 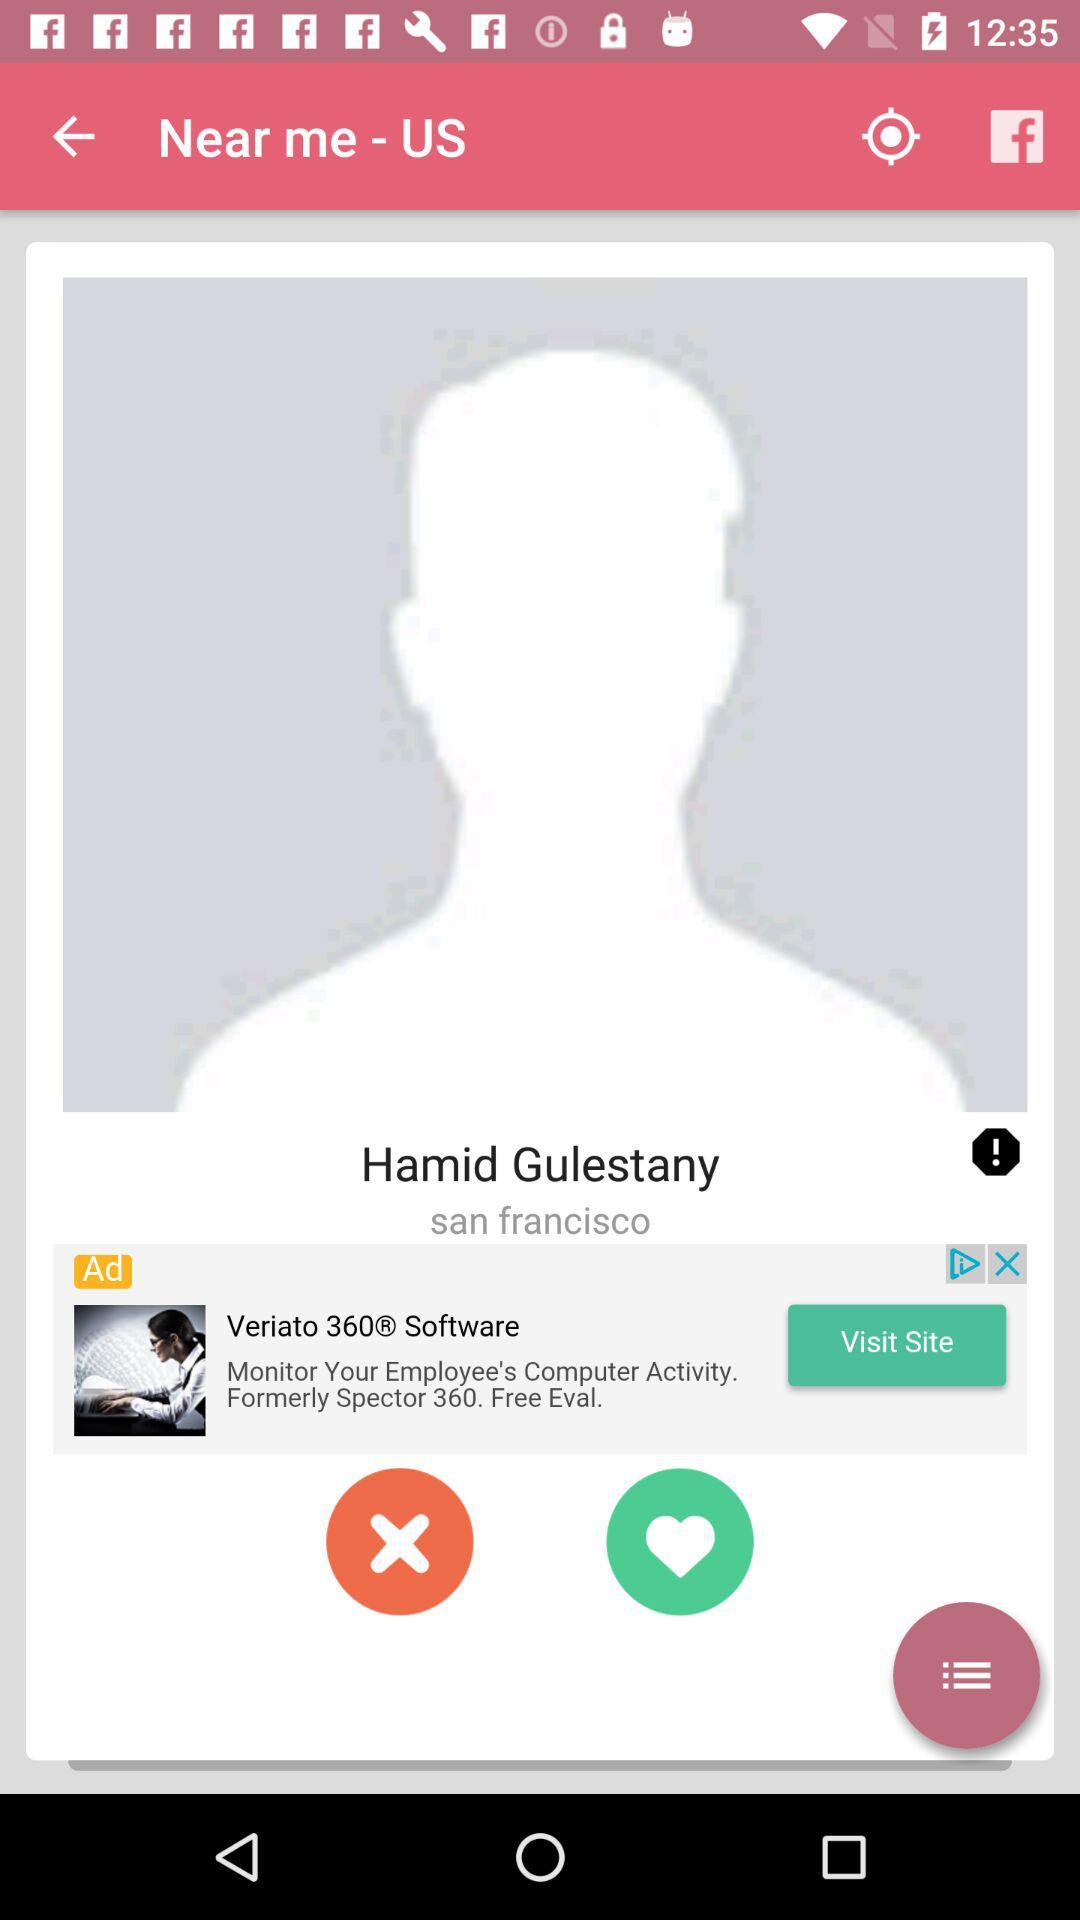 I want to click on likes option, so click(x=678, y=1540).